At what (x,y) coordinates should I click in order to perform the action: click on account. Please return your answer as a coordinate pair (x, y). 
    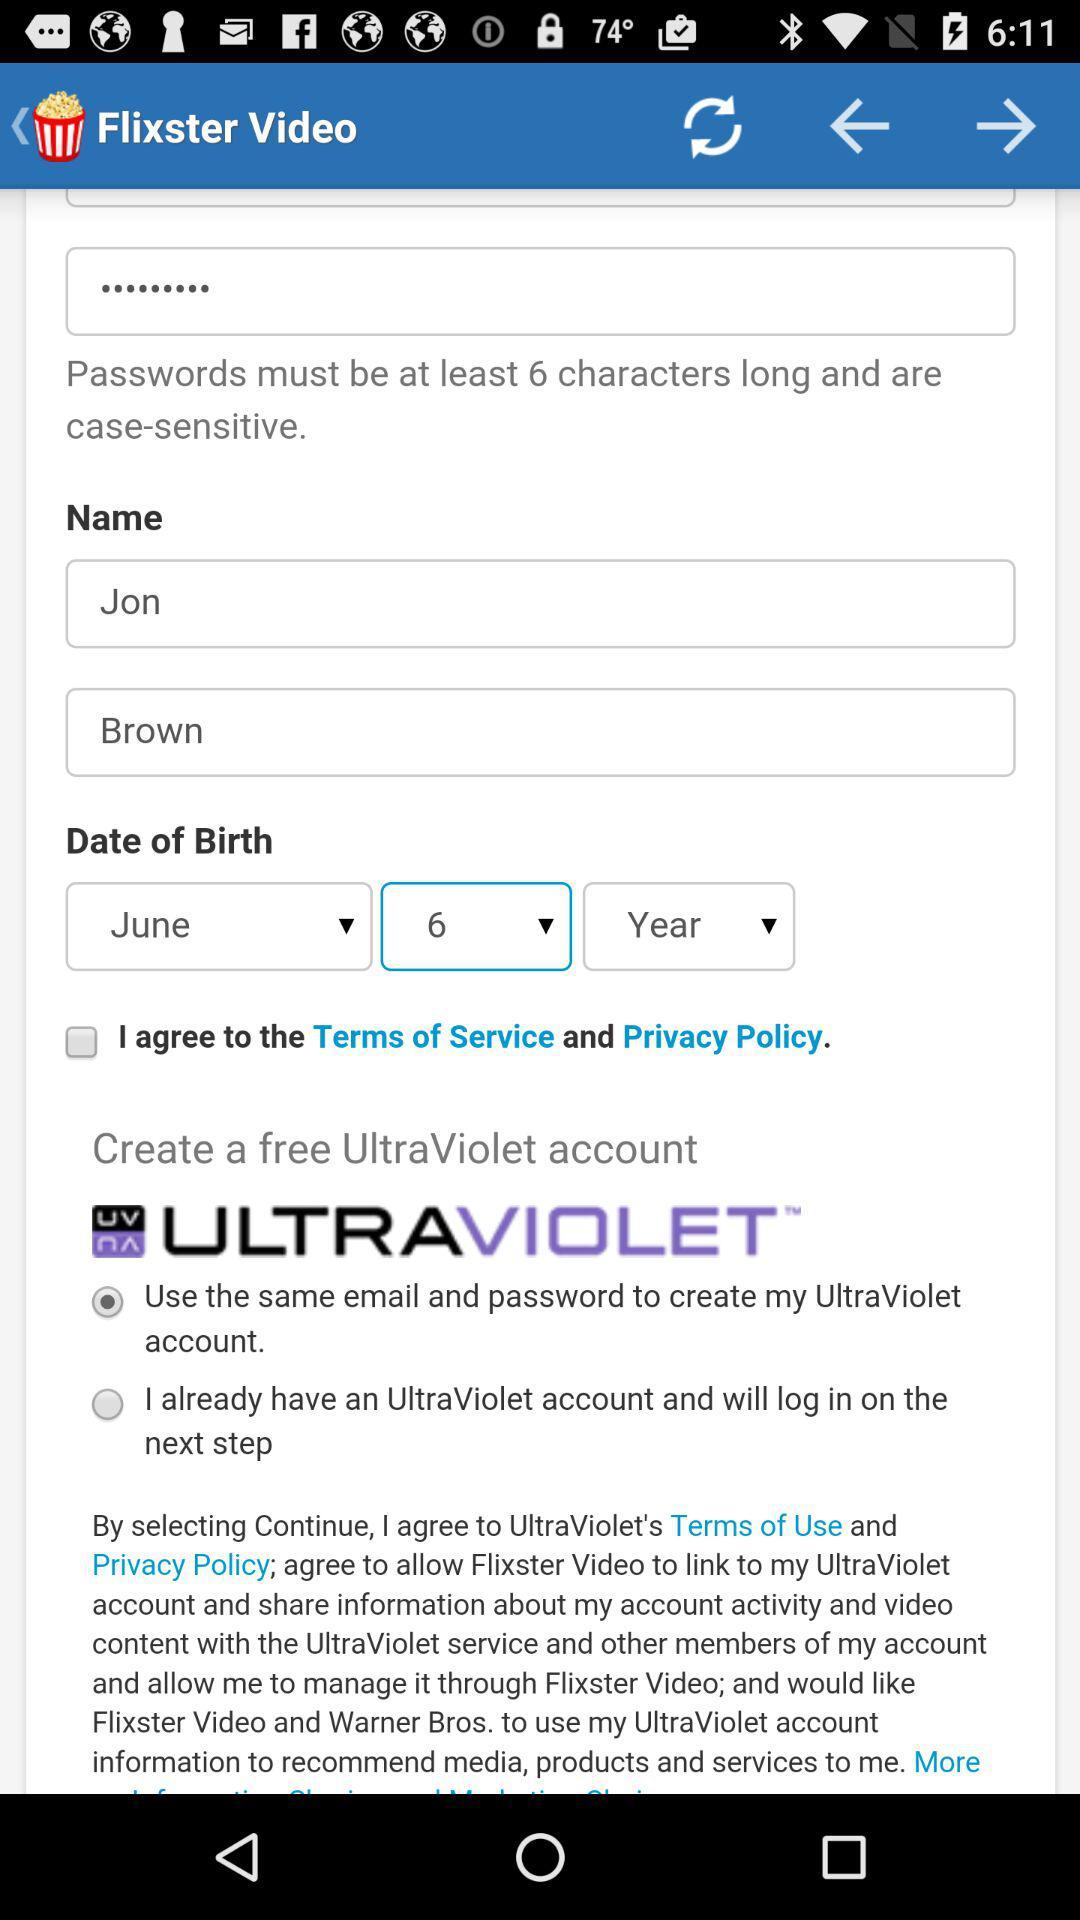
    Looking at the image, I should click on (540, 991).